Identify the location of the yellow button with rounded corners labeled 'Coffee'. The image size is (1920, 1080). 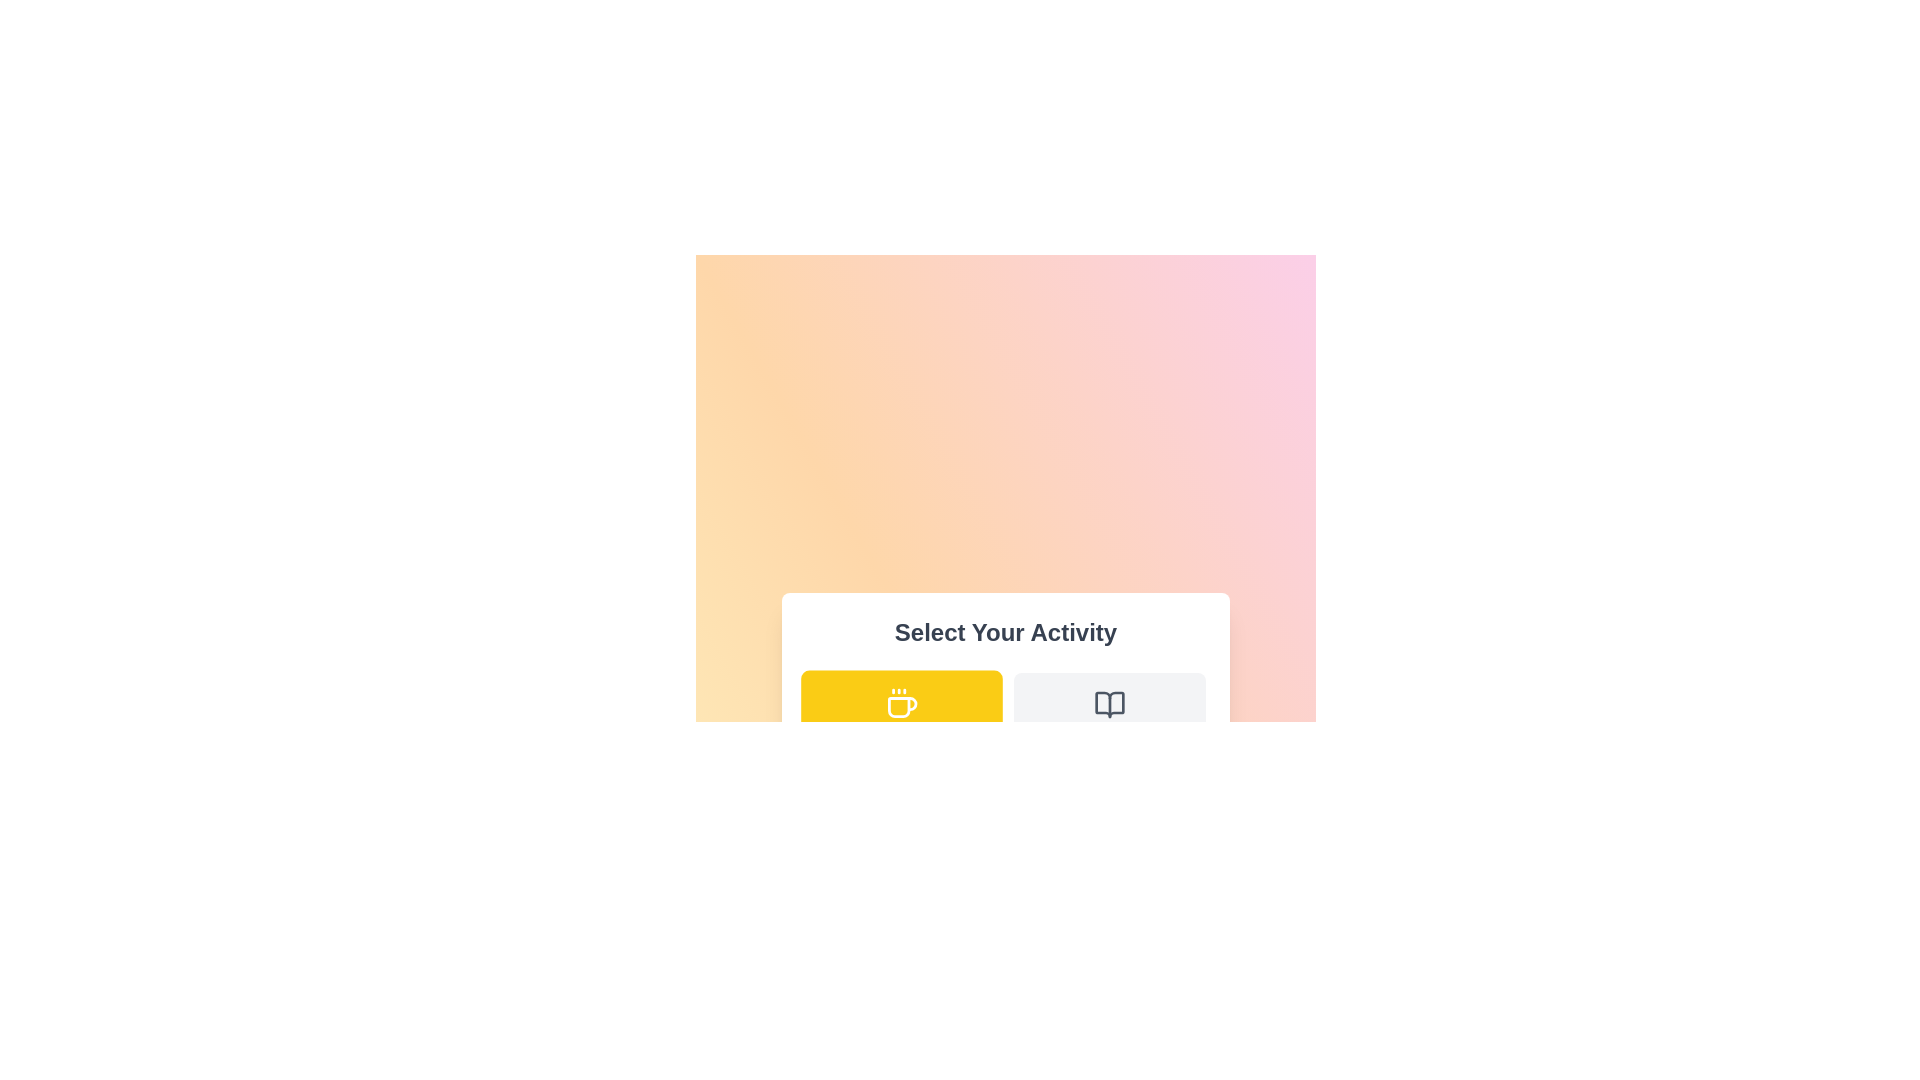
(901, 722).